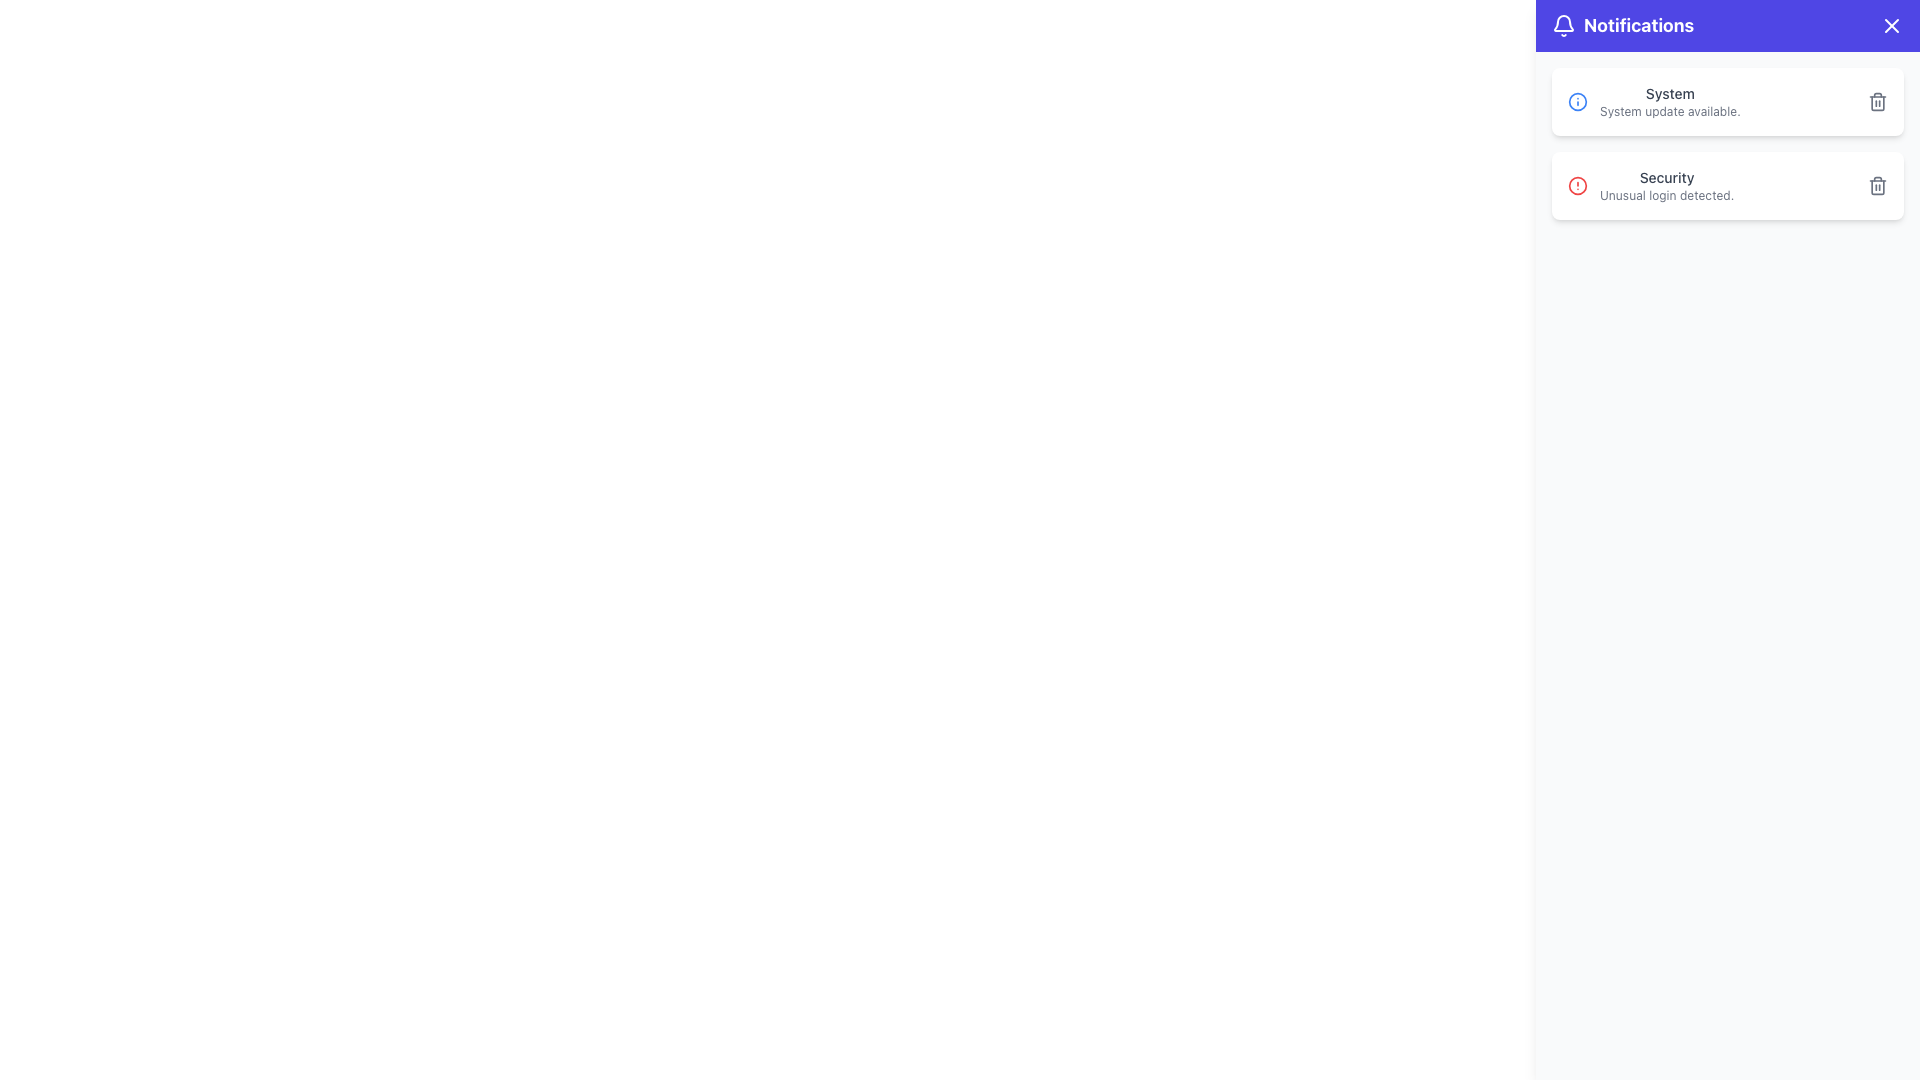 The height and width of the screenshot is (1080, 1920). I want to click on the notification message indicating an unusual login attempt in the right sidebar, located below the 'System update available' notification, so click(1667, 185).